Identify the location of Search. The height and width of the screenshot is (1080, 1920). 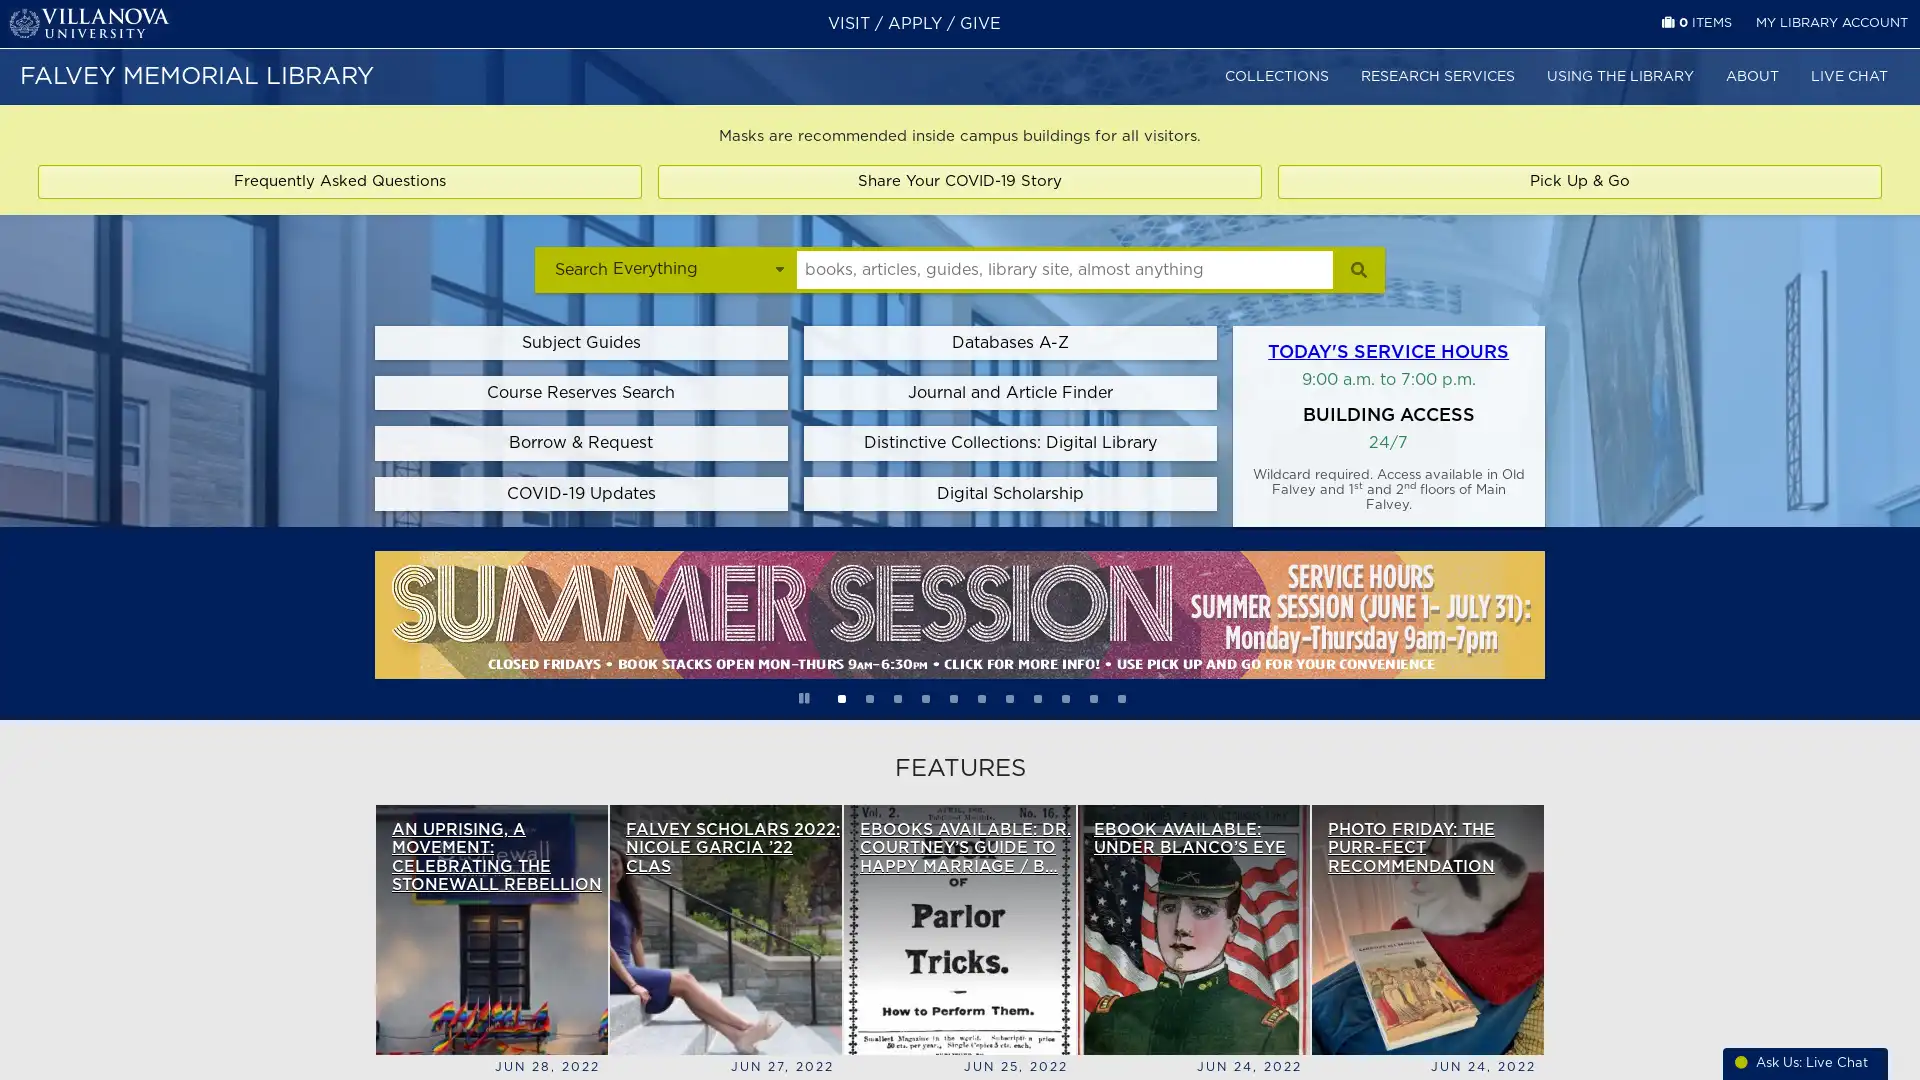
(1358, 268).